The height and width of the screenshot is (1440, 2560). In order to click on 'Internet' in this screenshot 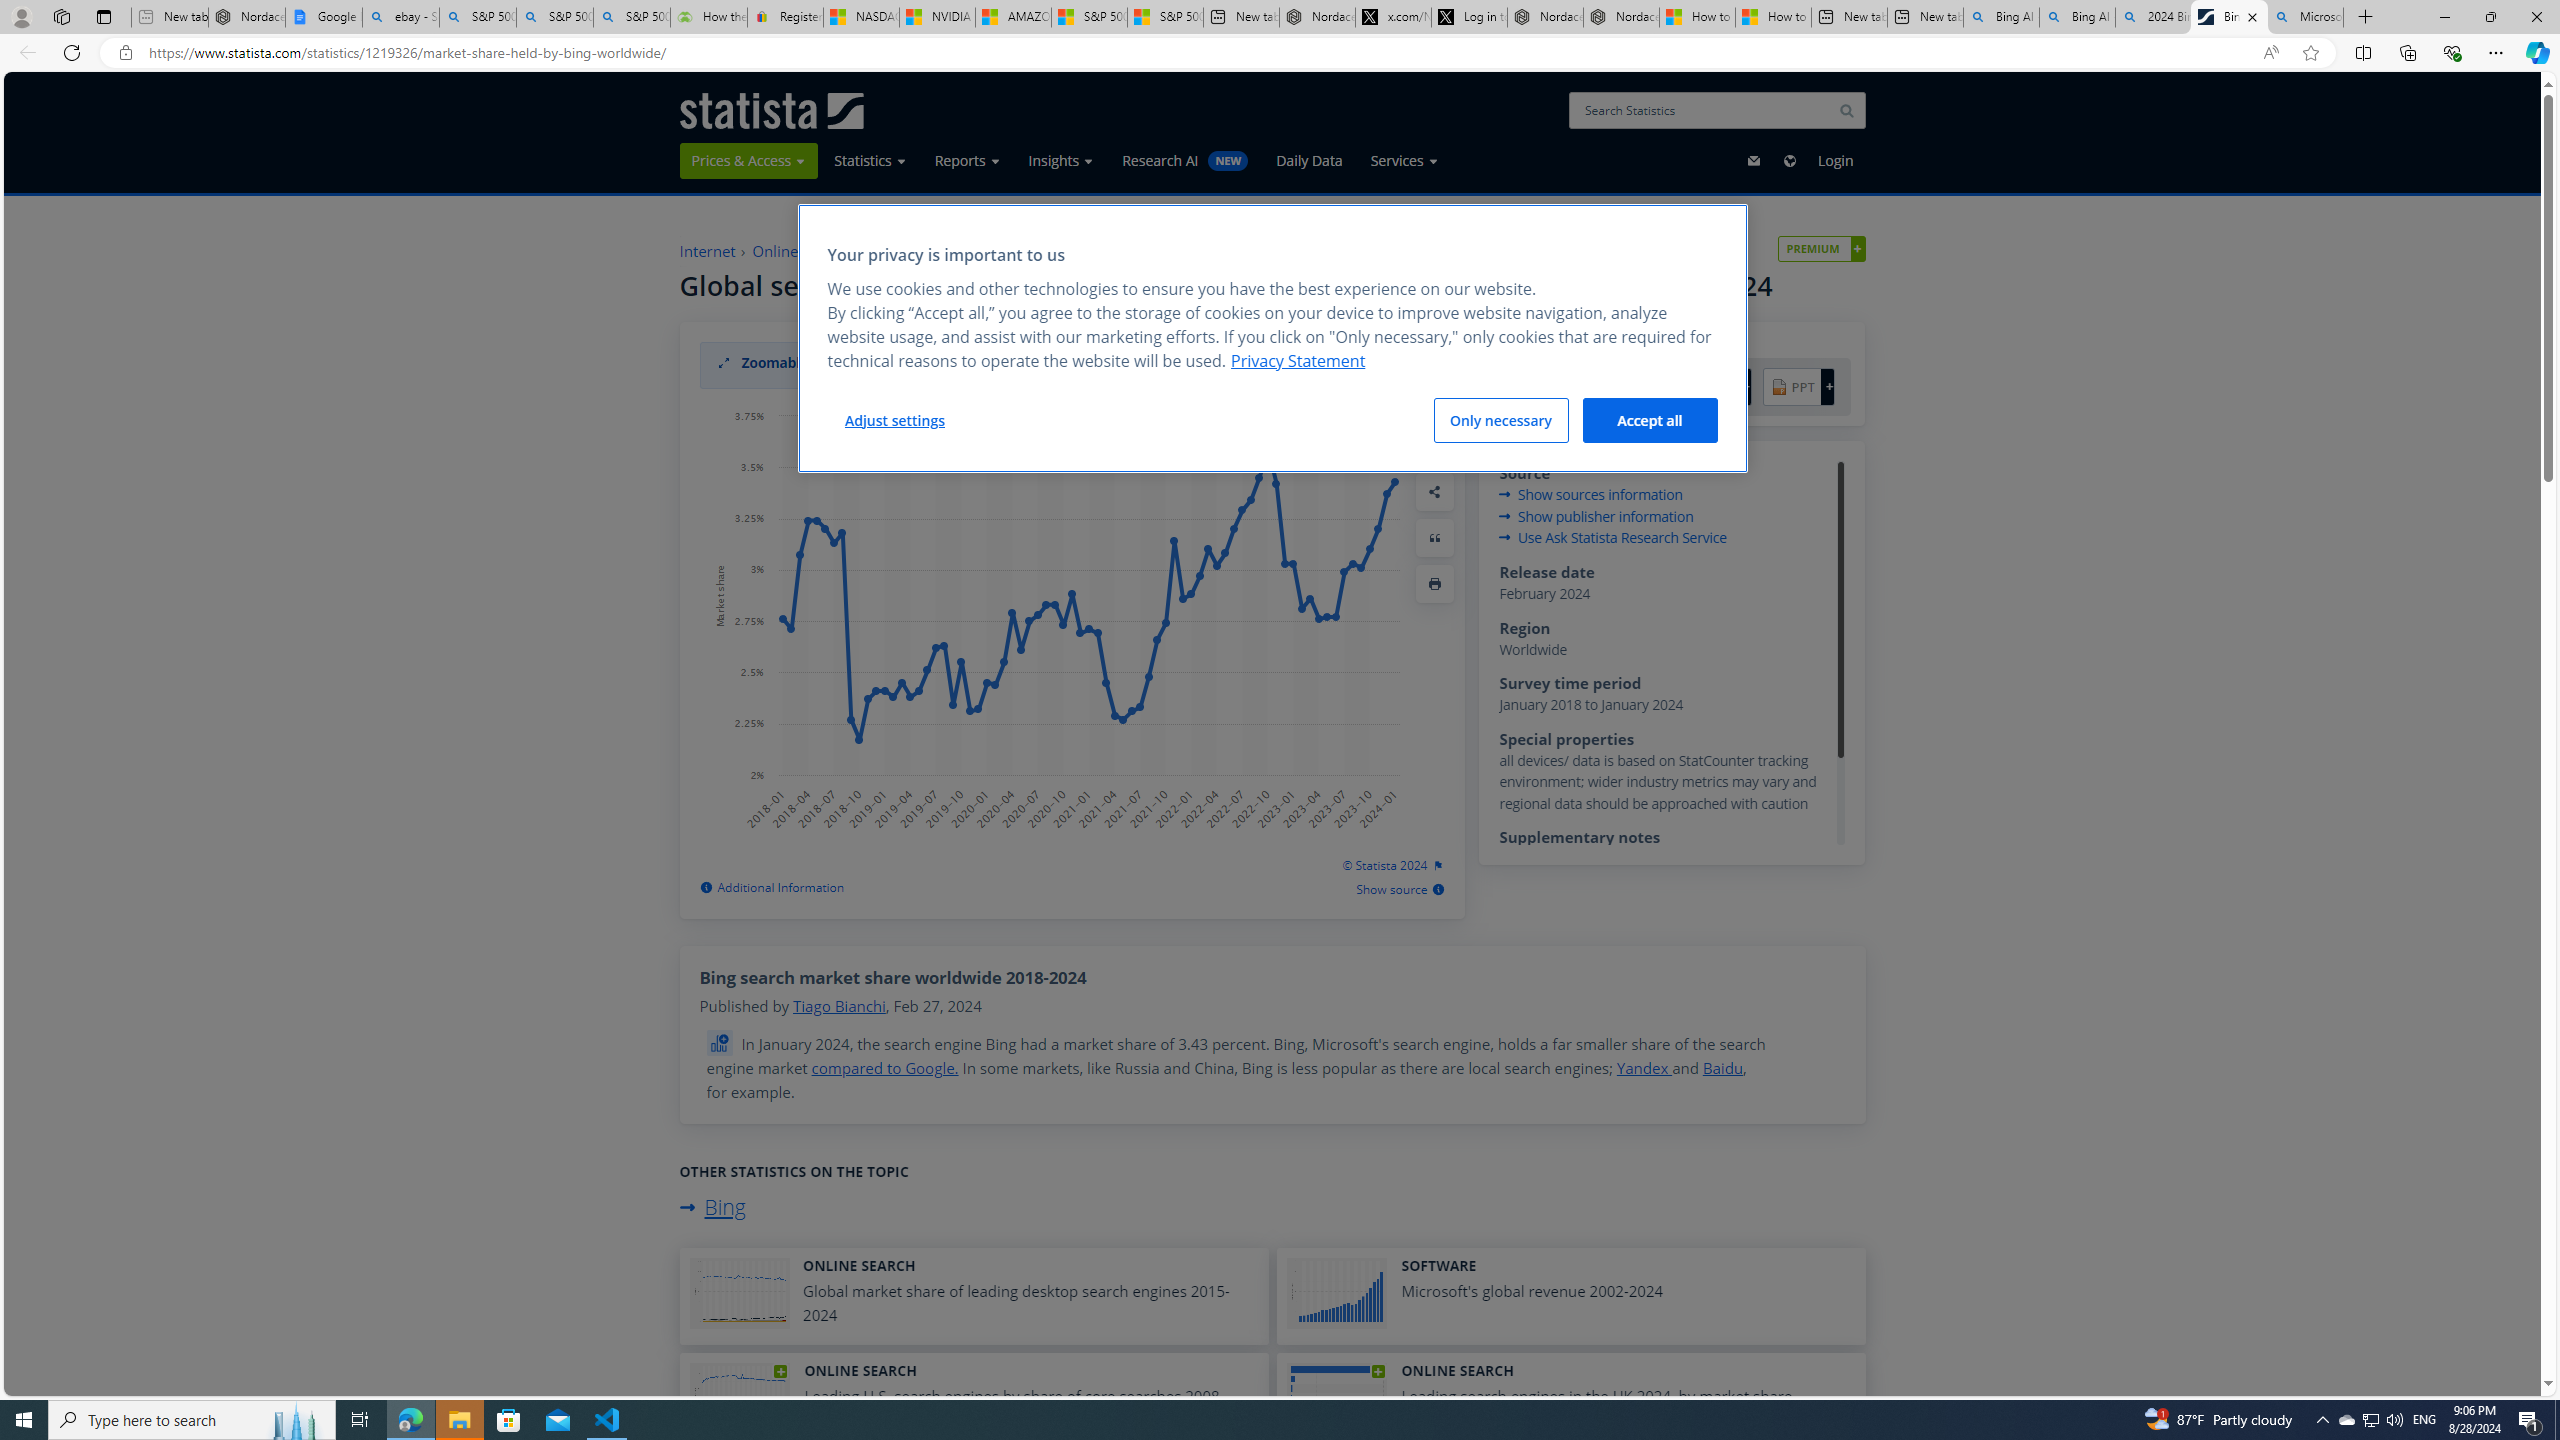, I will do `click(714, 250)`.